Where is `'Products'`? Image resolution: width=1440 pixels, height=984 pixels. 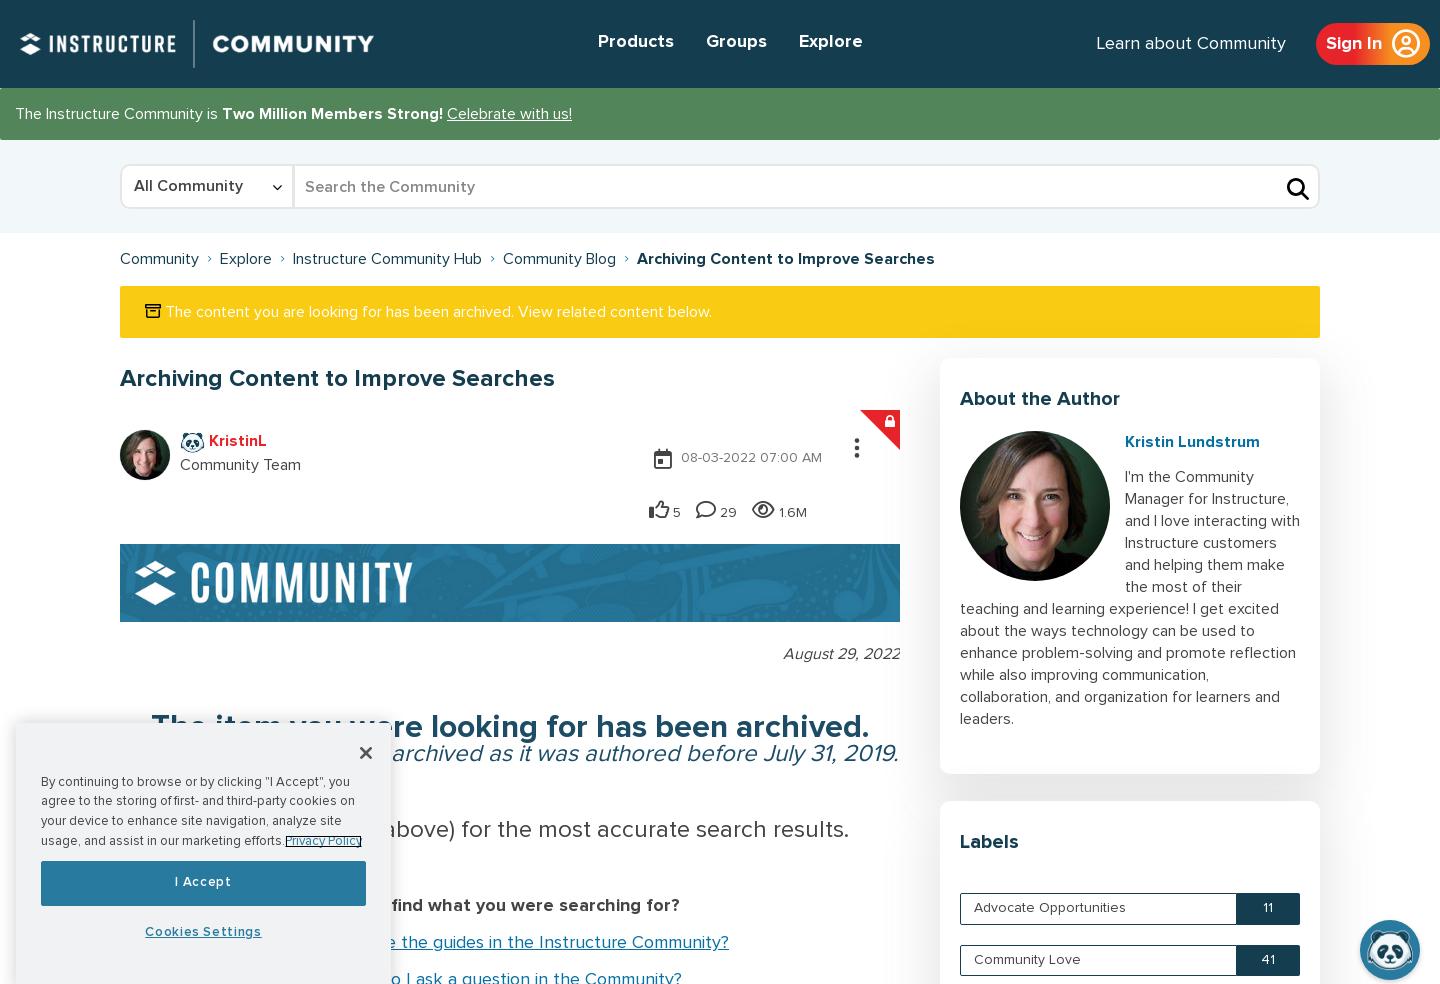
'Products' is located at coordinates (635, 41).